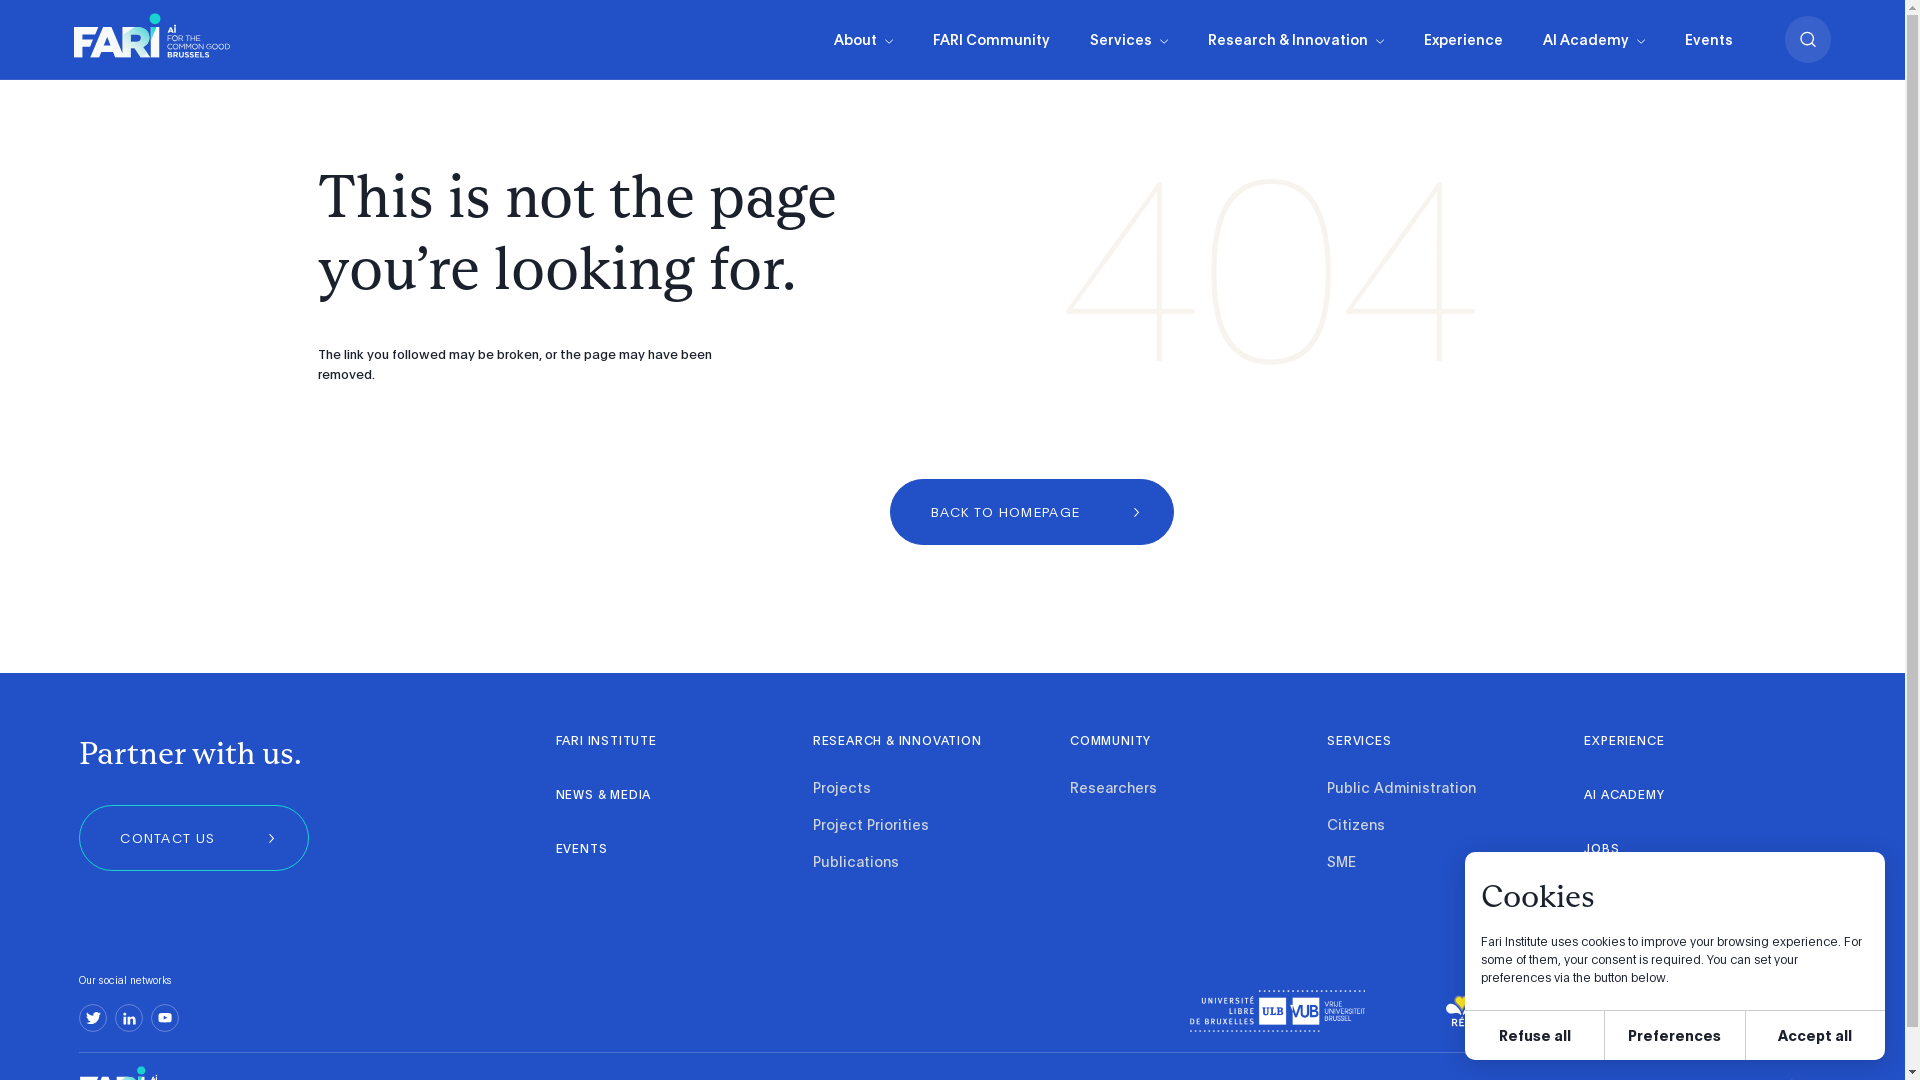 This screenshot has height=1080, width=1920. I want to click on 'COMMUNITY', so click(1069, 741).